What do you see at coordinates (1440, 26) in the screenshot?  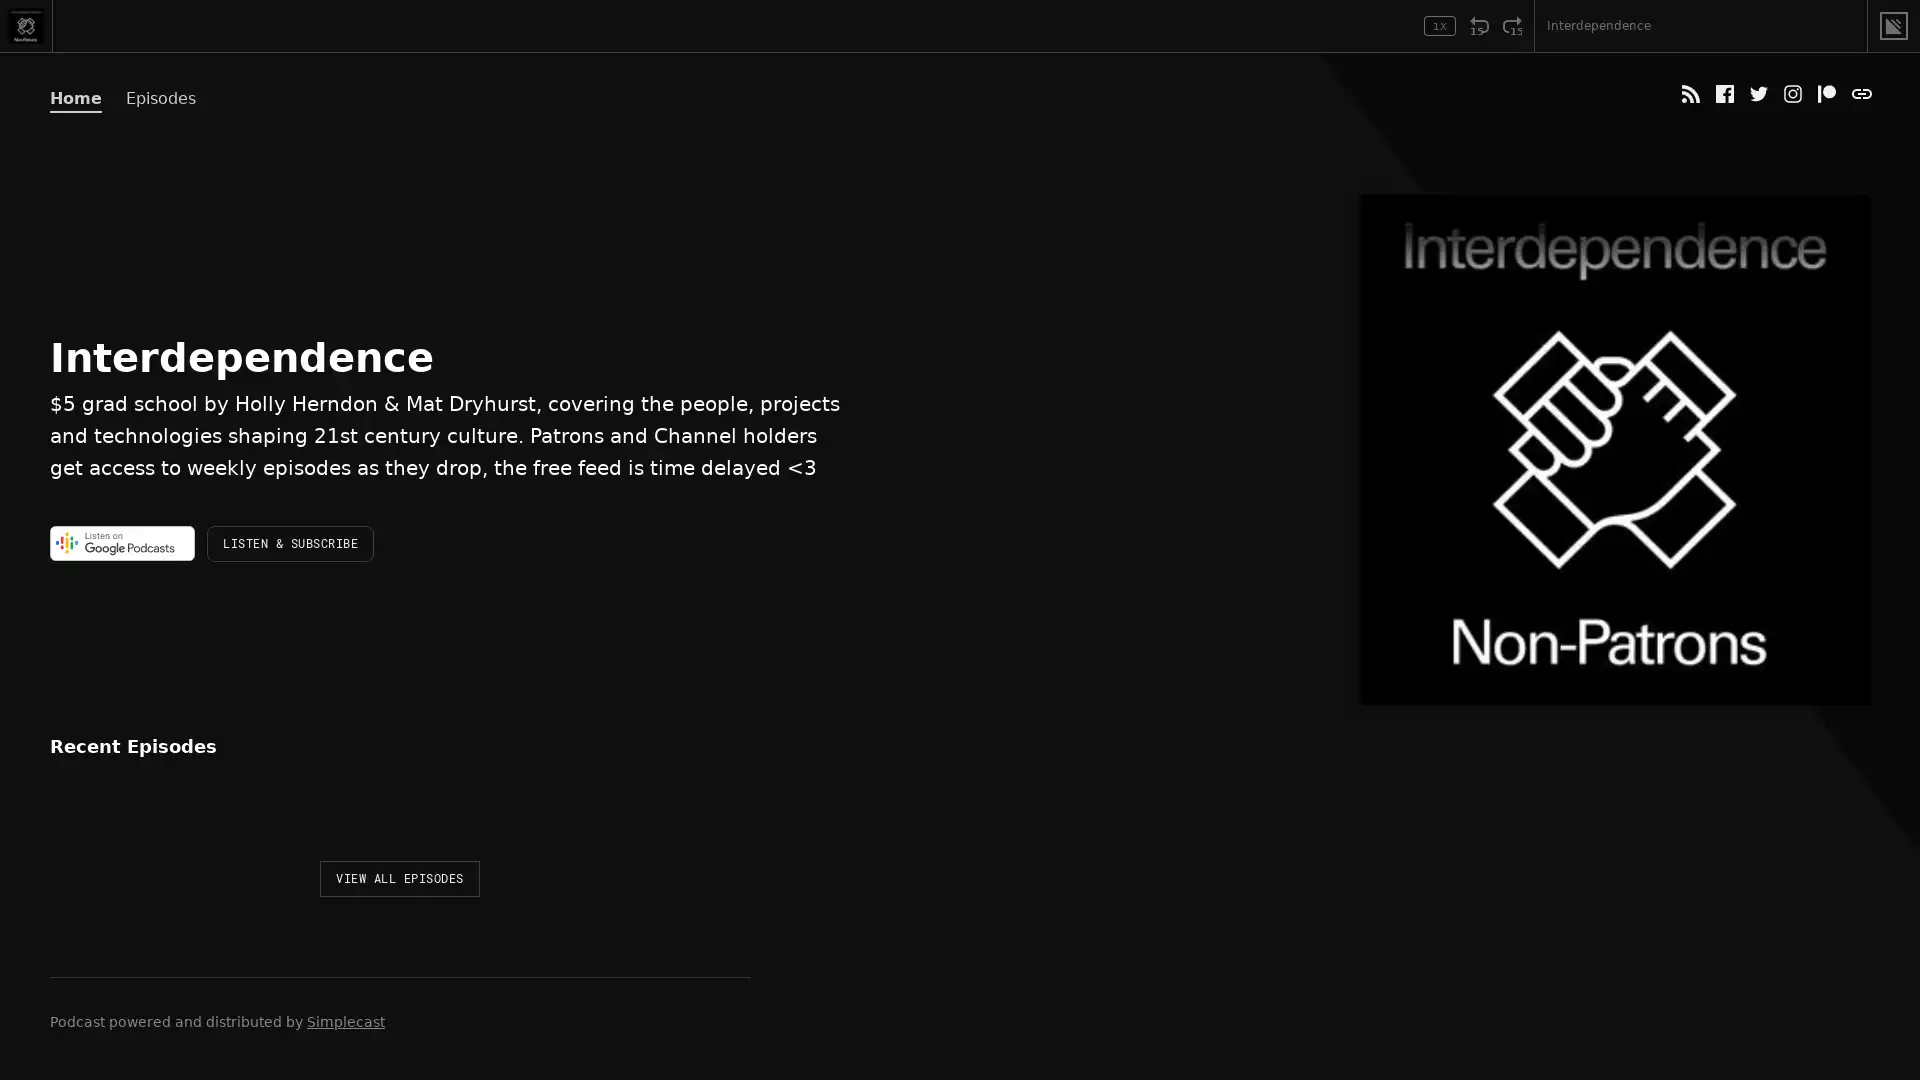 I see `Toggle Speed: Current Speed 1x` at bounding box center [1440, 26].